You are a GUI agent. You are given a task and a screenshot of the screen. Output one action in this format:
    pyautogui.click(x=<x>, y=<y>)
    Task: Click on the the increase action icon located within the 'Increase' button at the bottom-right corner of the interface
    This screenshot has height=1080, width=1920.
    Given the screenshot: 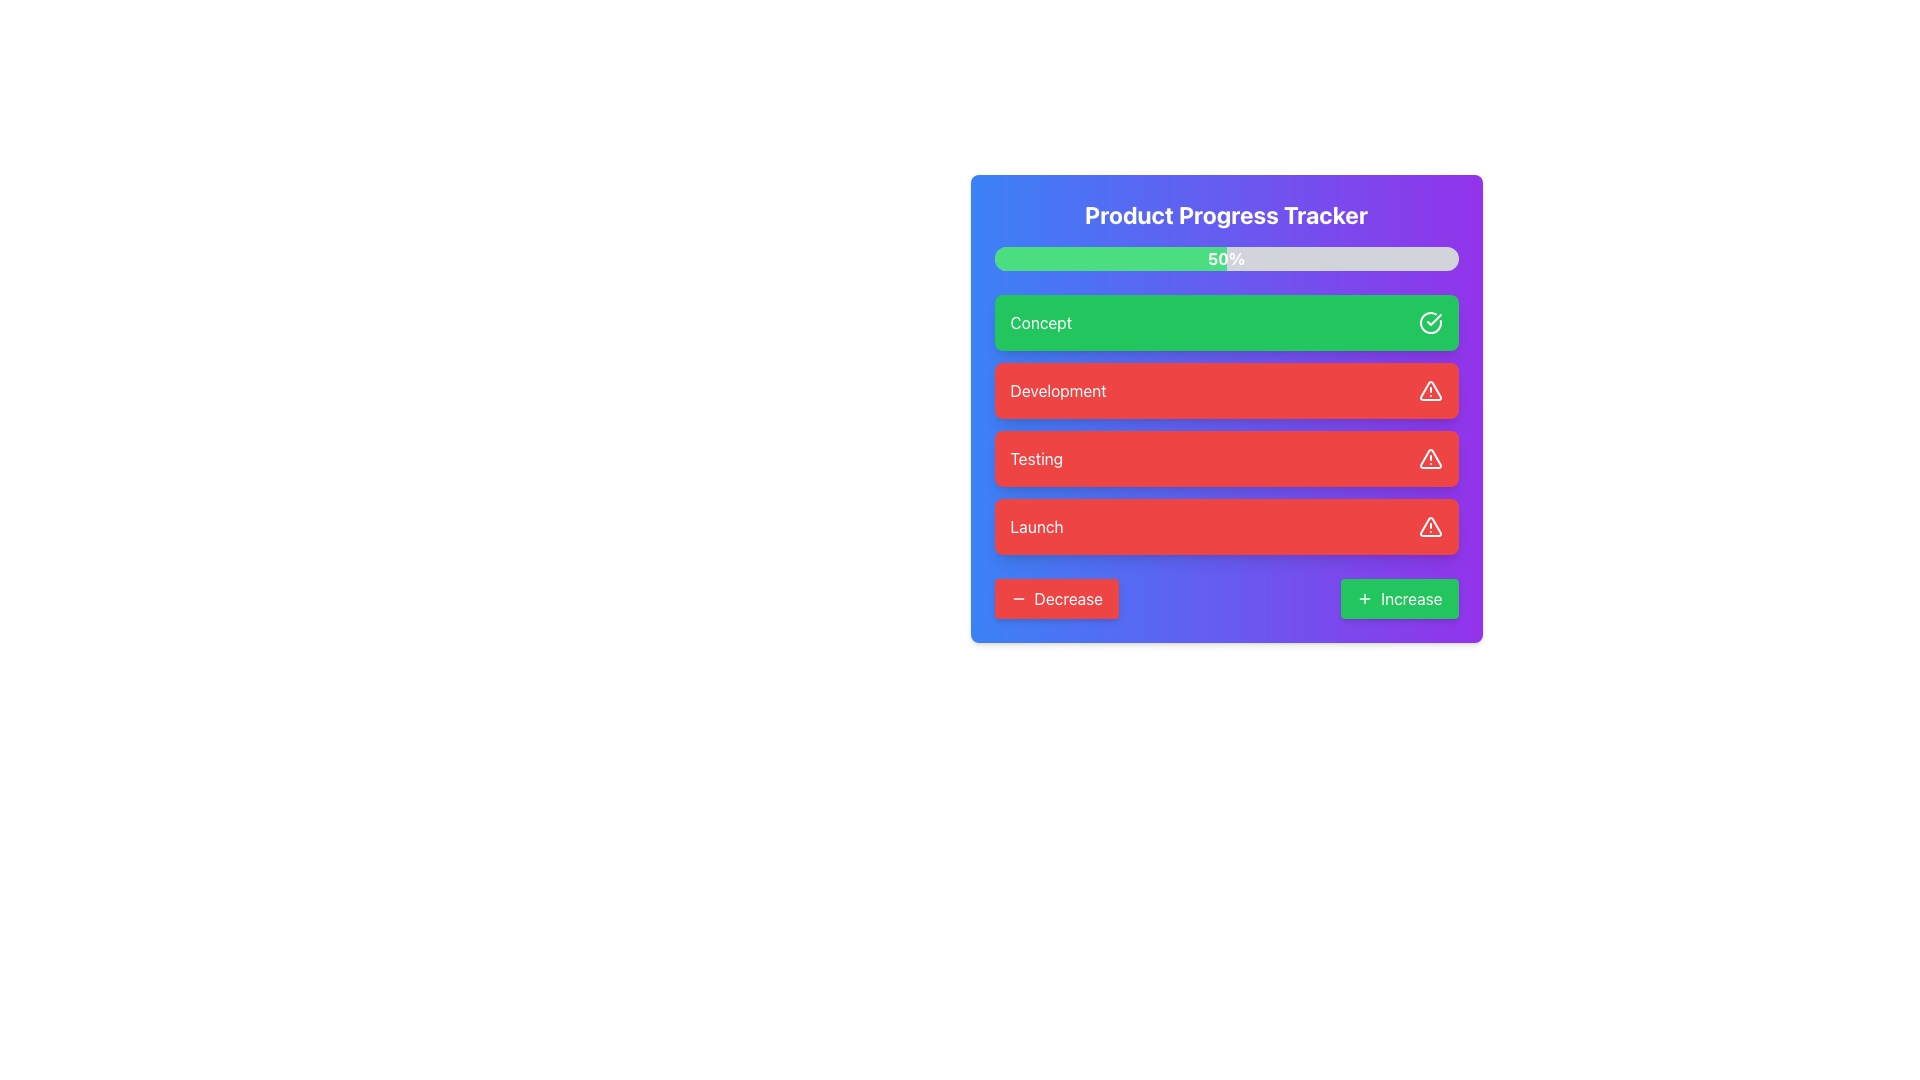 What is the action you would take?
    pyautogui.click(x=1364, y=597)
    